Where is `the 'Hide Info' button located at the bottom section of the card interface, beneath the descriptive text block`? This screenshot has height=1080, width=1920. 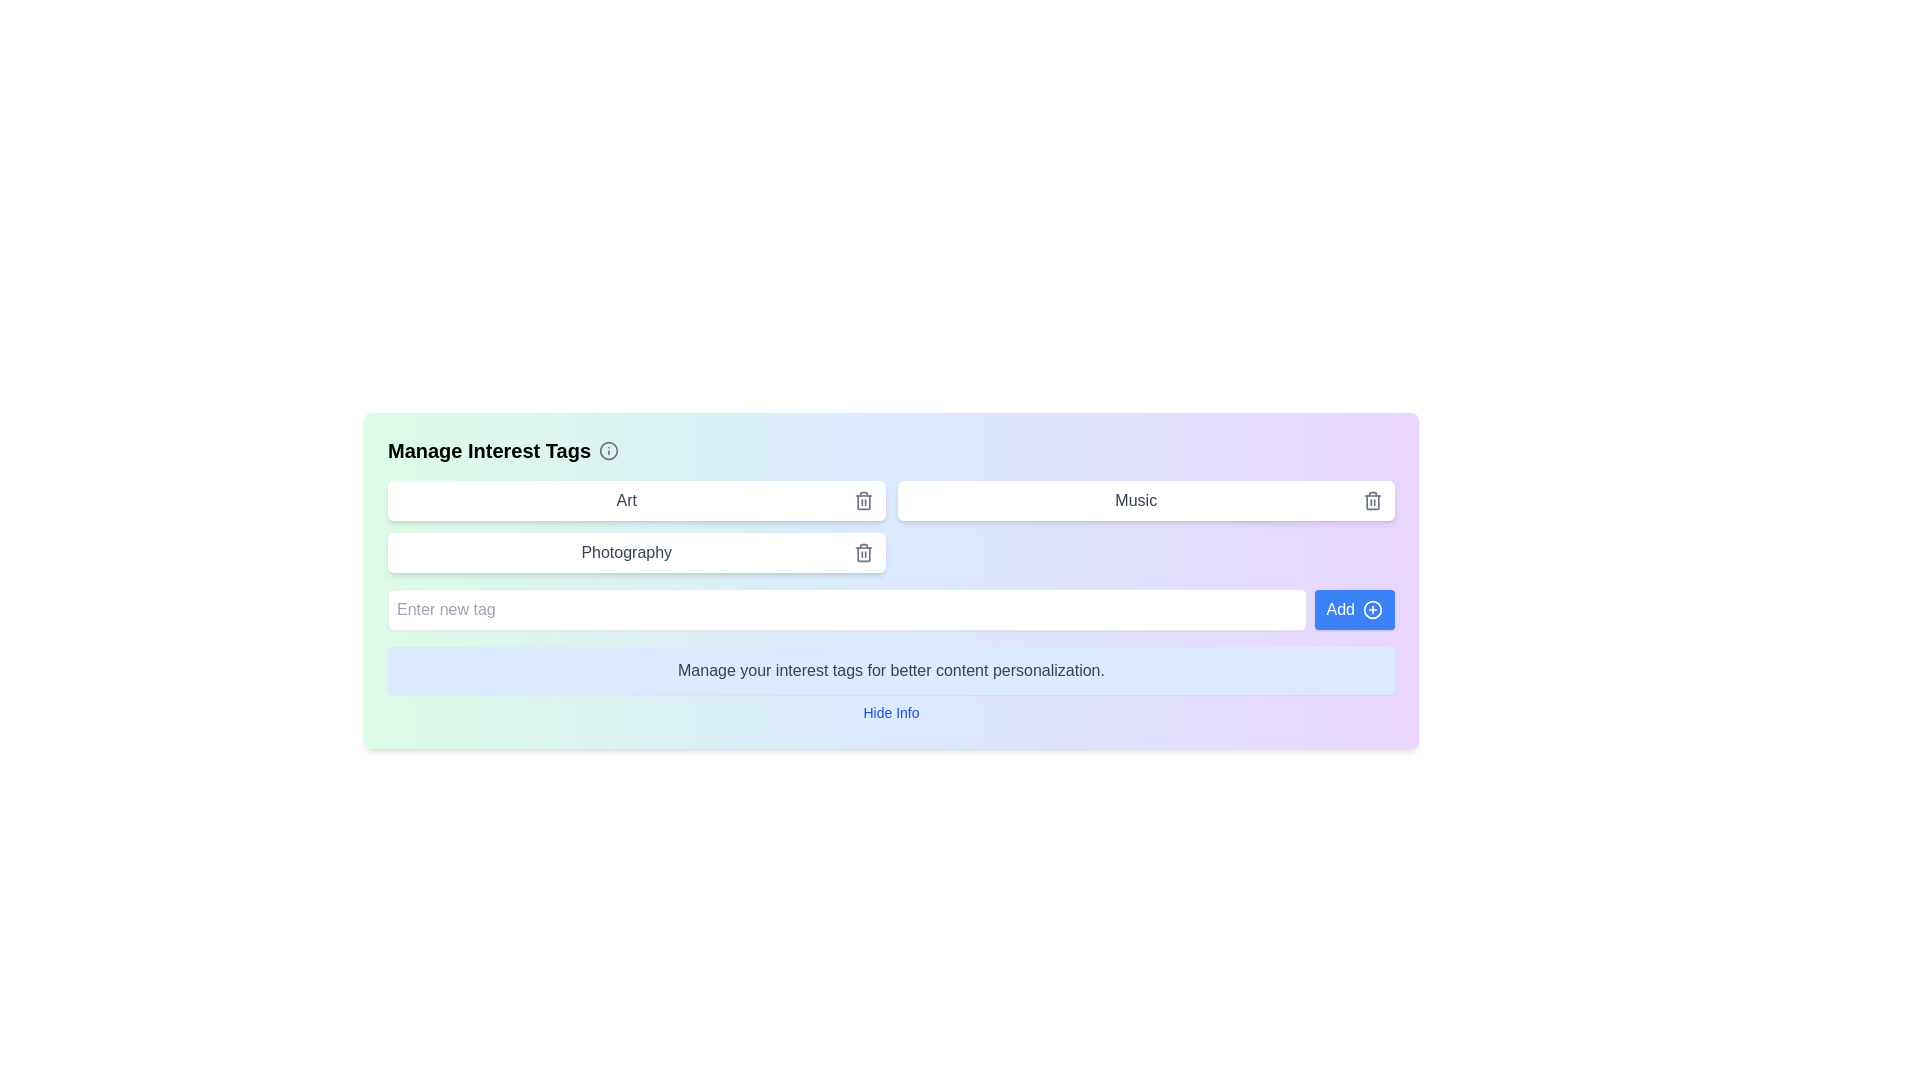 the 'Hide Info' button located at the bottom section of the card interface, beneath the descriptive text block is located at coordinates (890, 712).